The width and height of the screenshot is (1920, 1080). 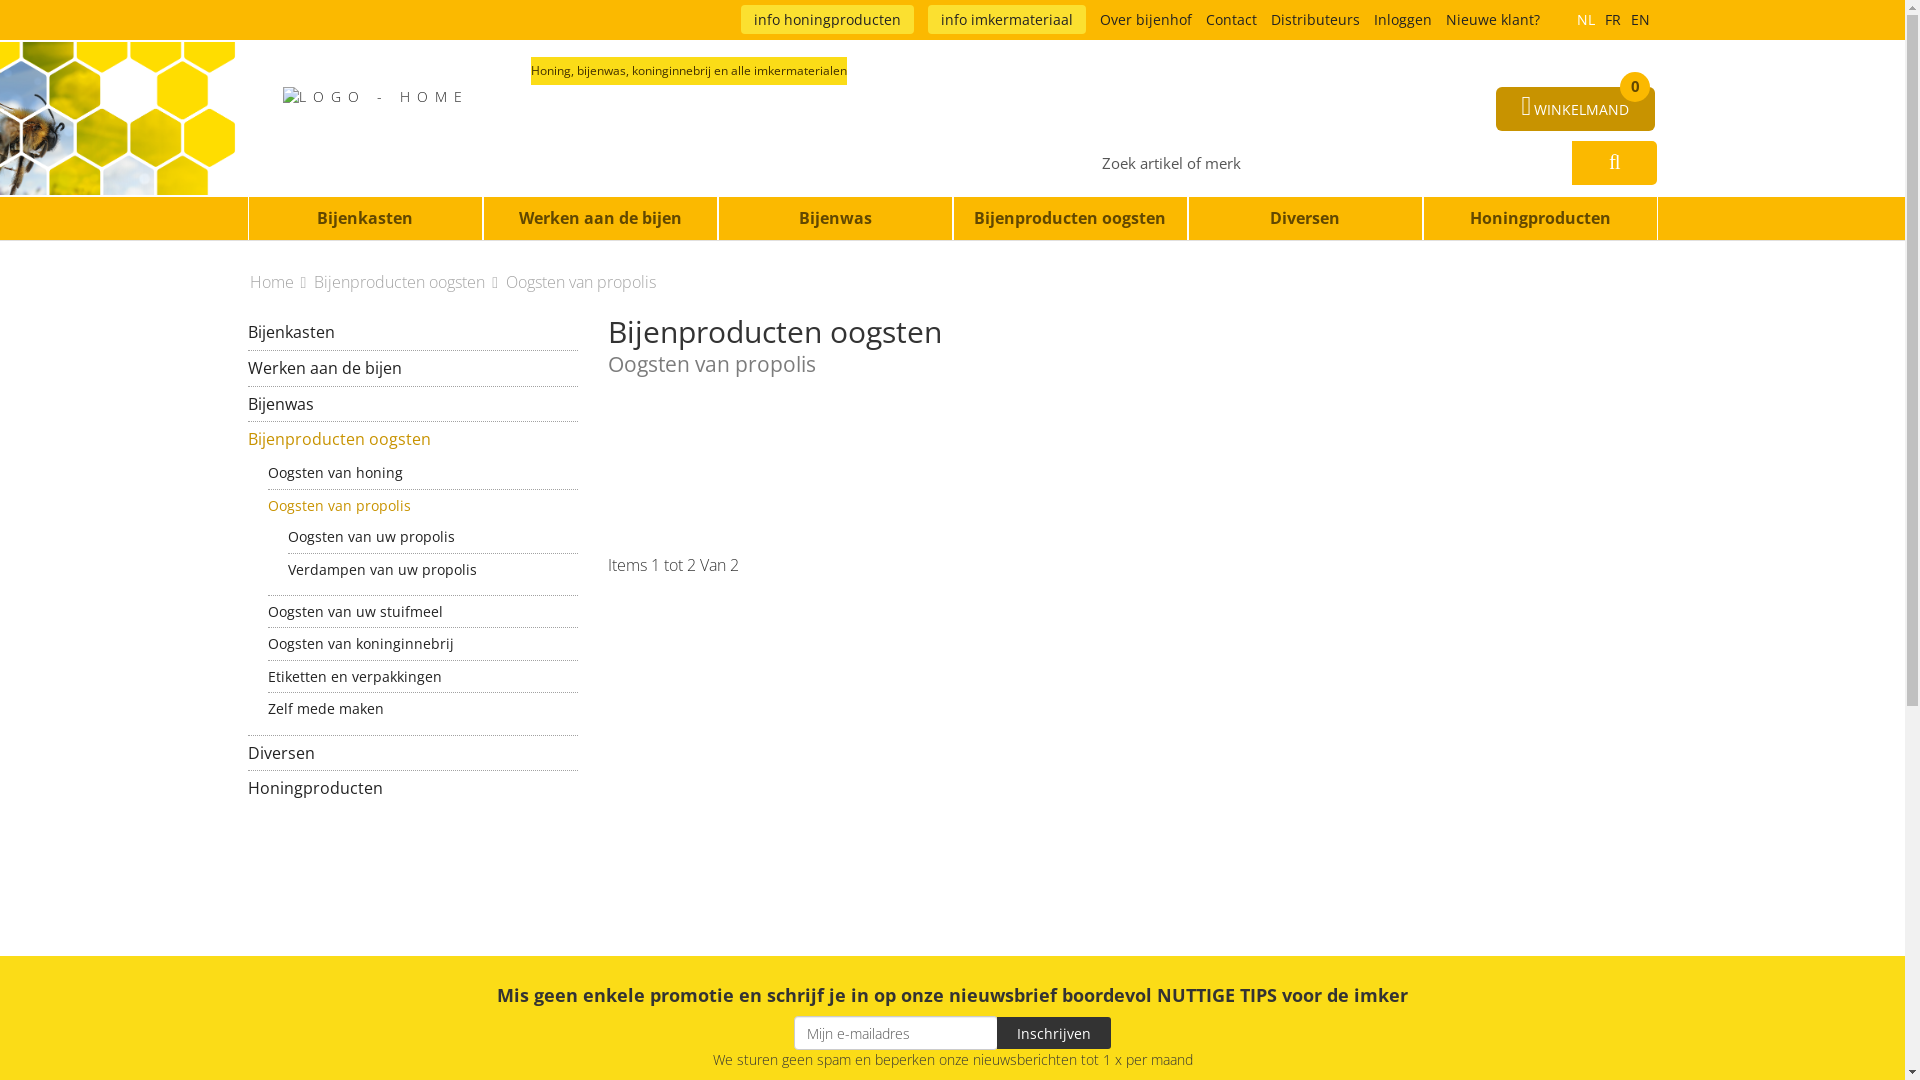 I want to click on 'Oogsten van propolis', so click(x=421, y=504).